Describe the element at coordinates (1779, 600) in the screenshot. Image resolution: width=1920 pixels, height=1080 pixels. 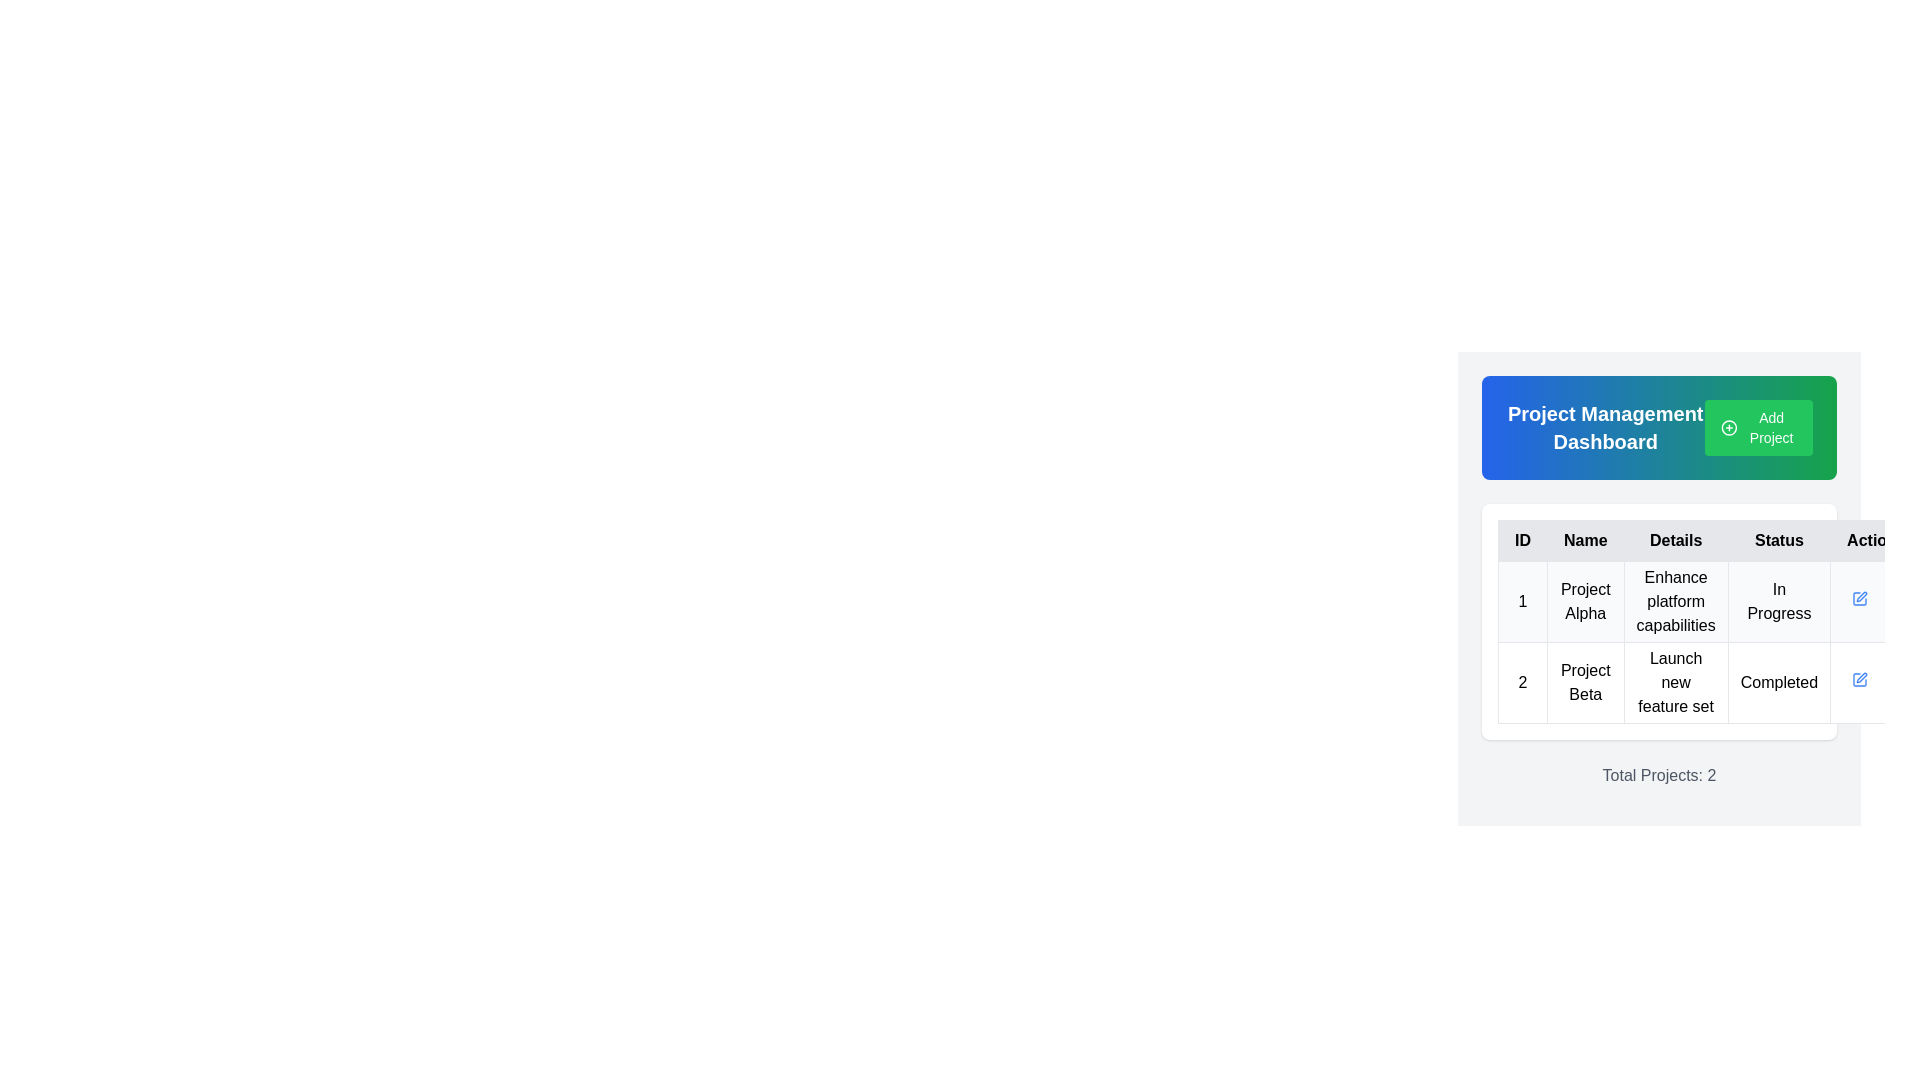
I see `the 'In Progress' text display element in the Status field of Project Alpha, which is the fifth column in the first row of the project information table` at that location.